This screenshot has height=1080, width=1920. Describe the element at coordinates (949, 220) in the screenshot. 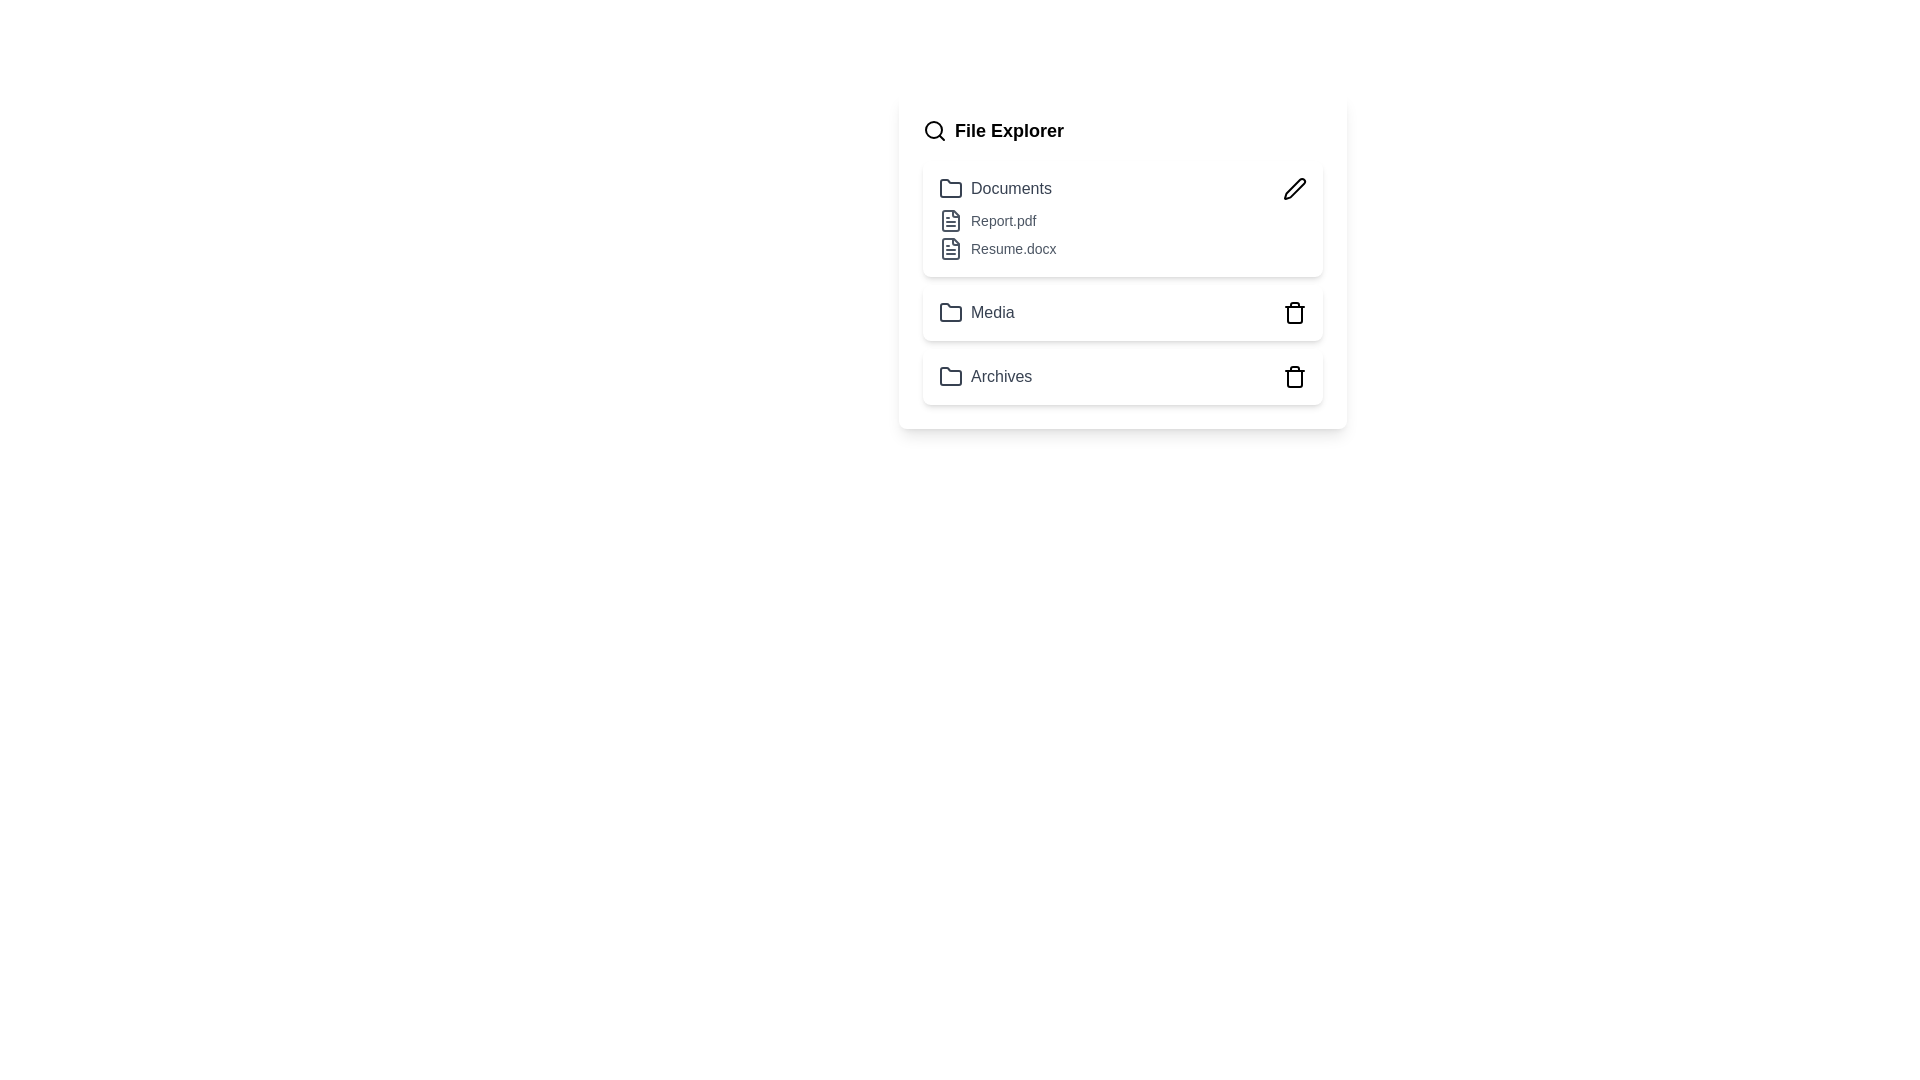

I see `the greyish-blue document icon in the 'File Explorer' section, located slightly to the left of 'Report.pdf'` at that location.